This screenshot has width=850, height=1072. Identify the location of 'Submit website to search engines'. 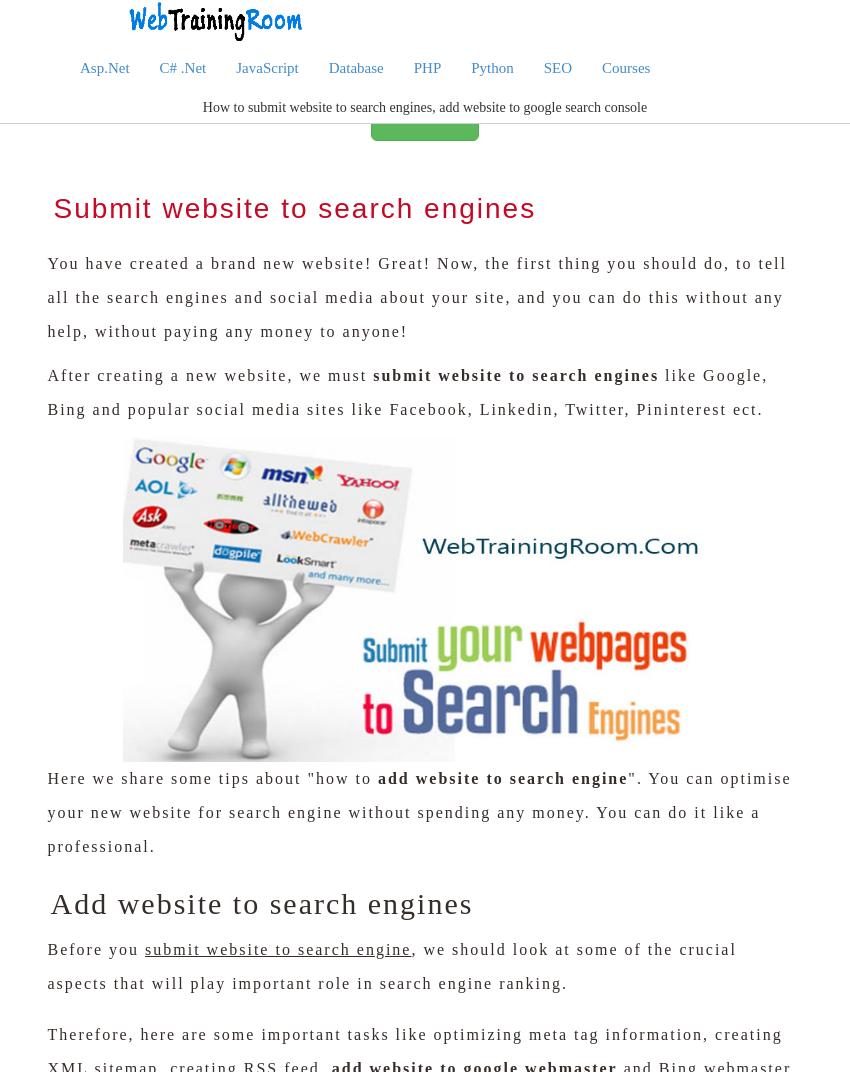
(293, 207).